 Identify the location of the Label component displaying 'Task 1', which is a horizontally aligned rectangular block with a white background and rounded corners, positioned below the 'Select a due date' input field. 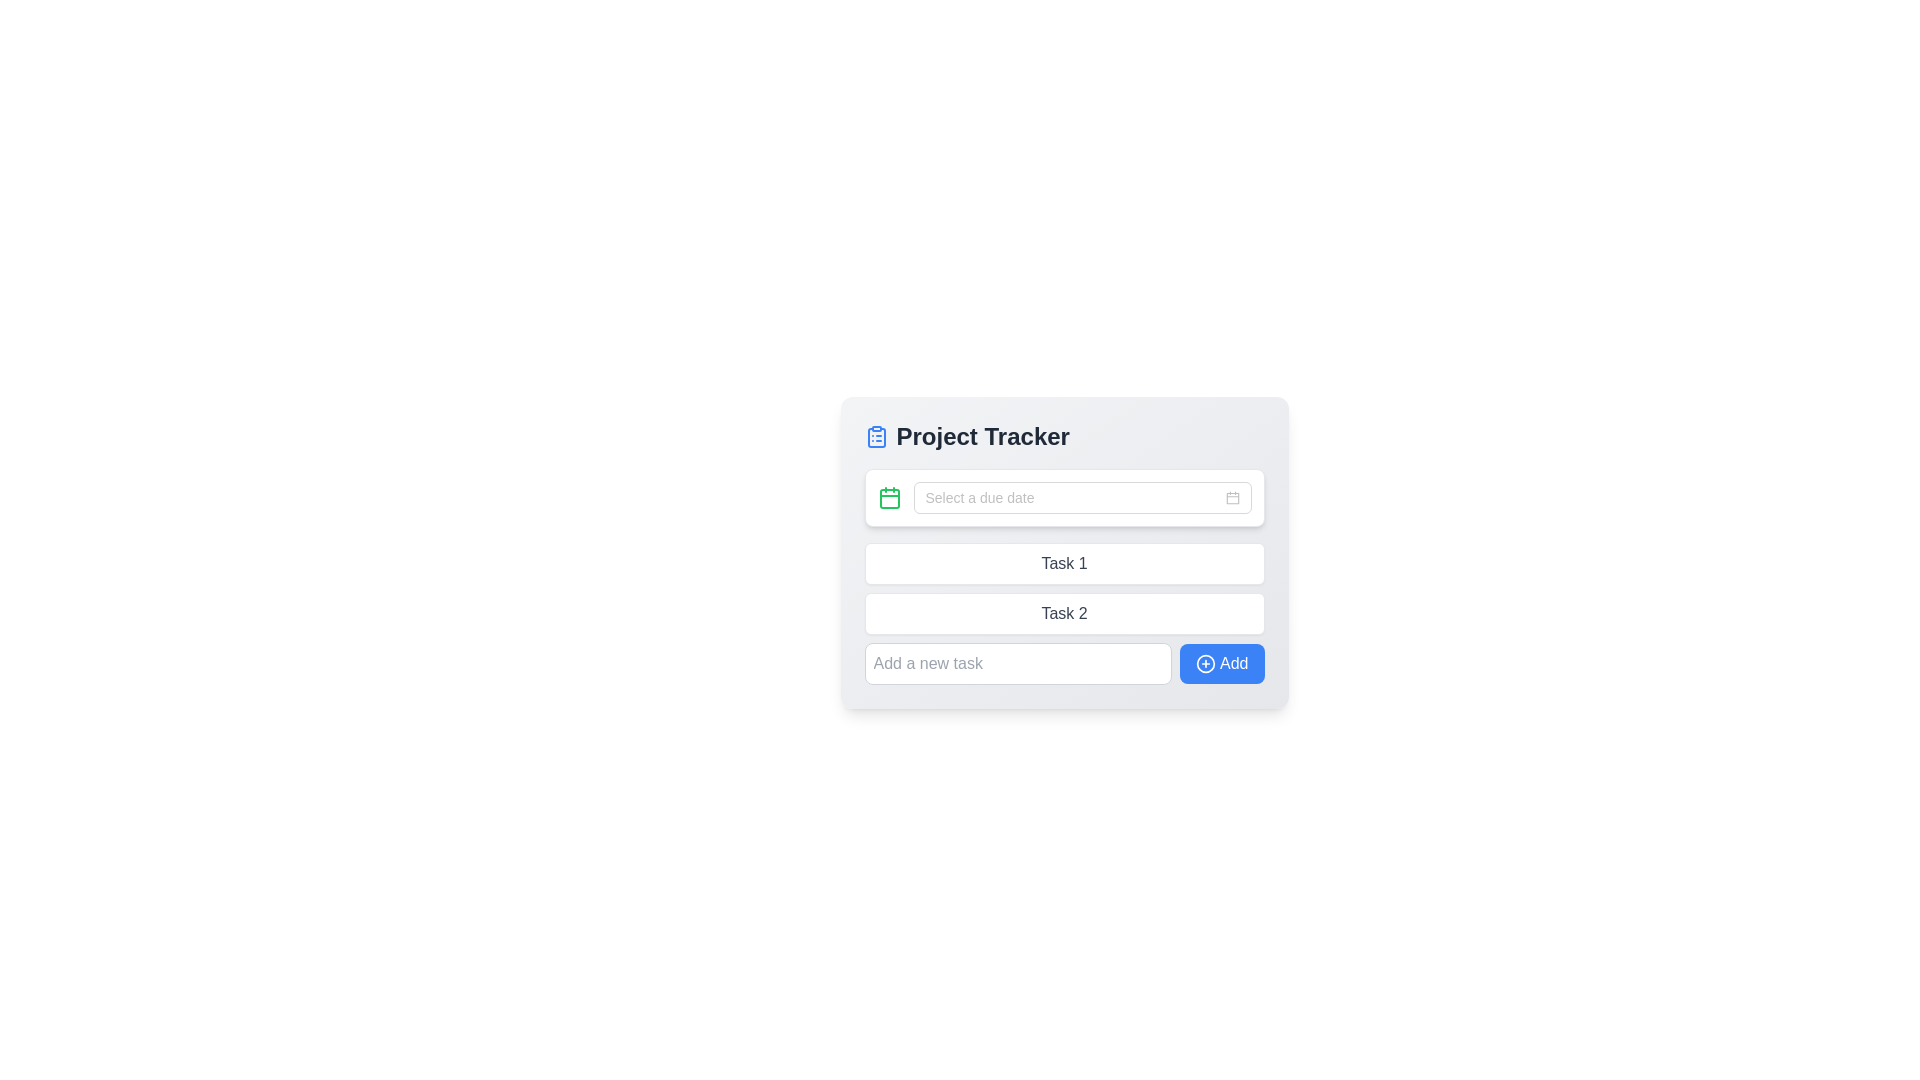
(1063, 563).